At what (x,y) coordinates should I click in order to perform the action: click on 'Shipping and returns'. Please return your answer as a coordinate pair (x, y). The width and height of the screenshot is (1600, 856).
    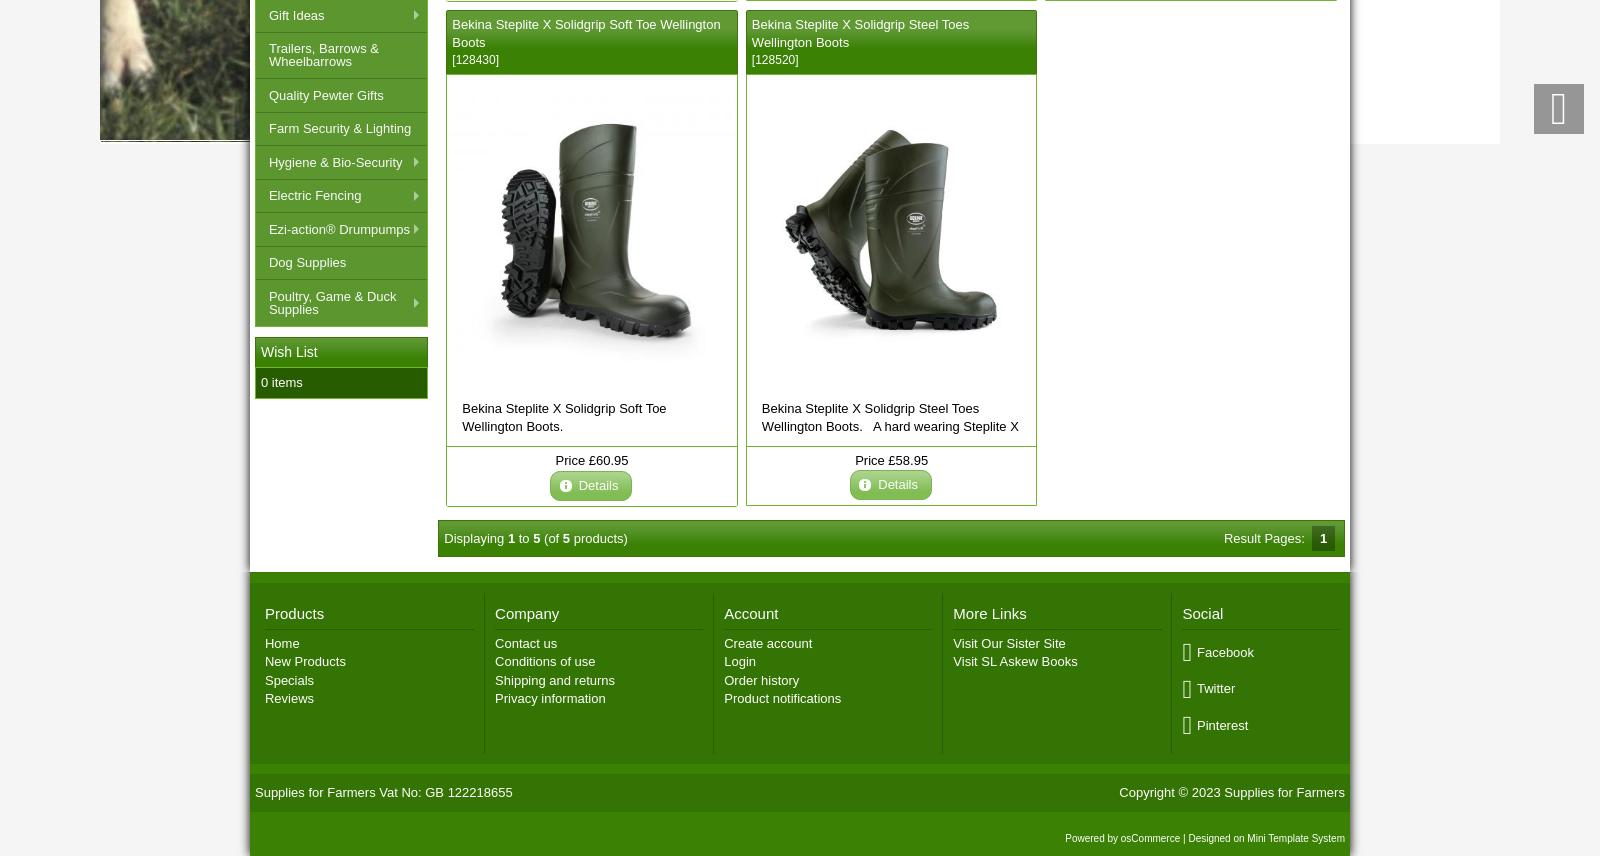
    Looking at the image, I should click on (554, 678).